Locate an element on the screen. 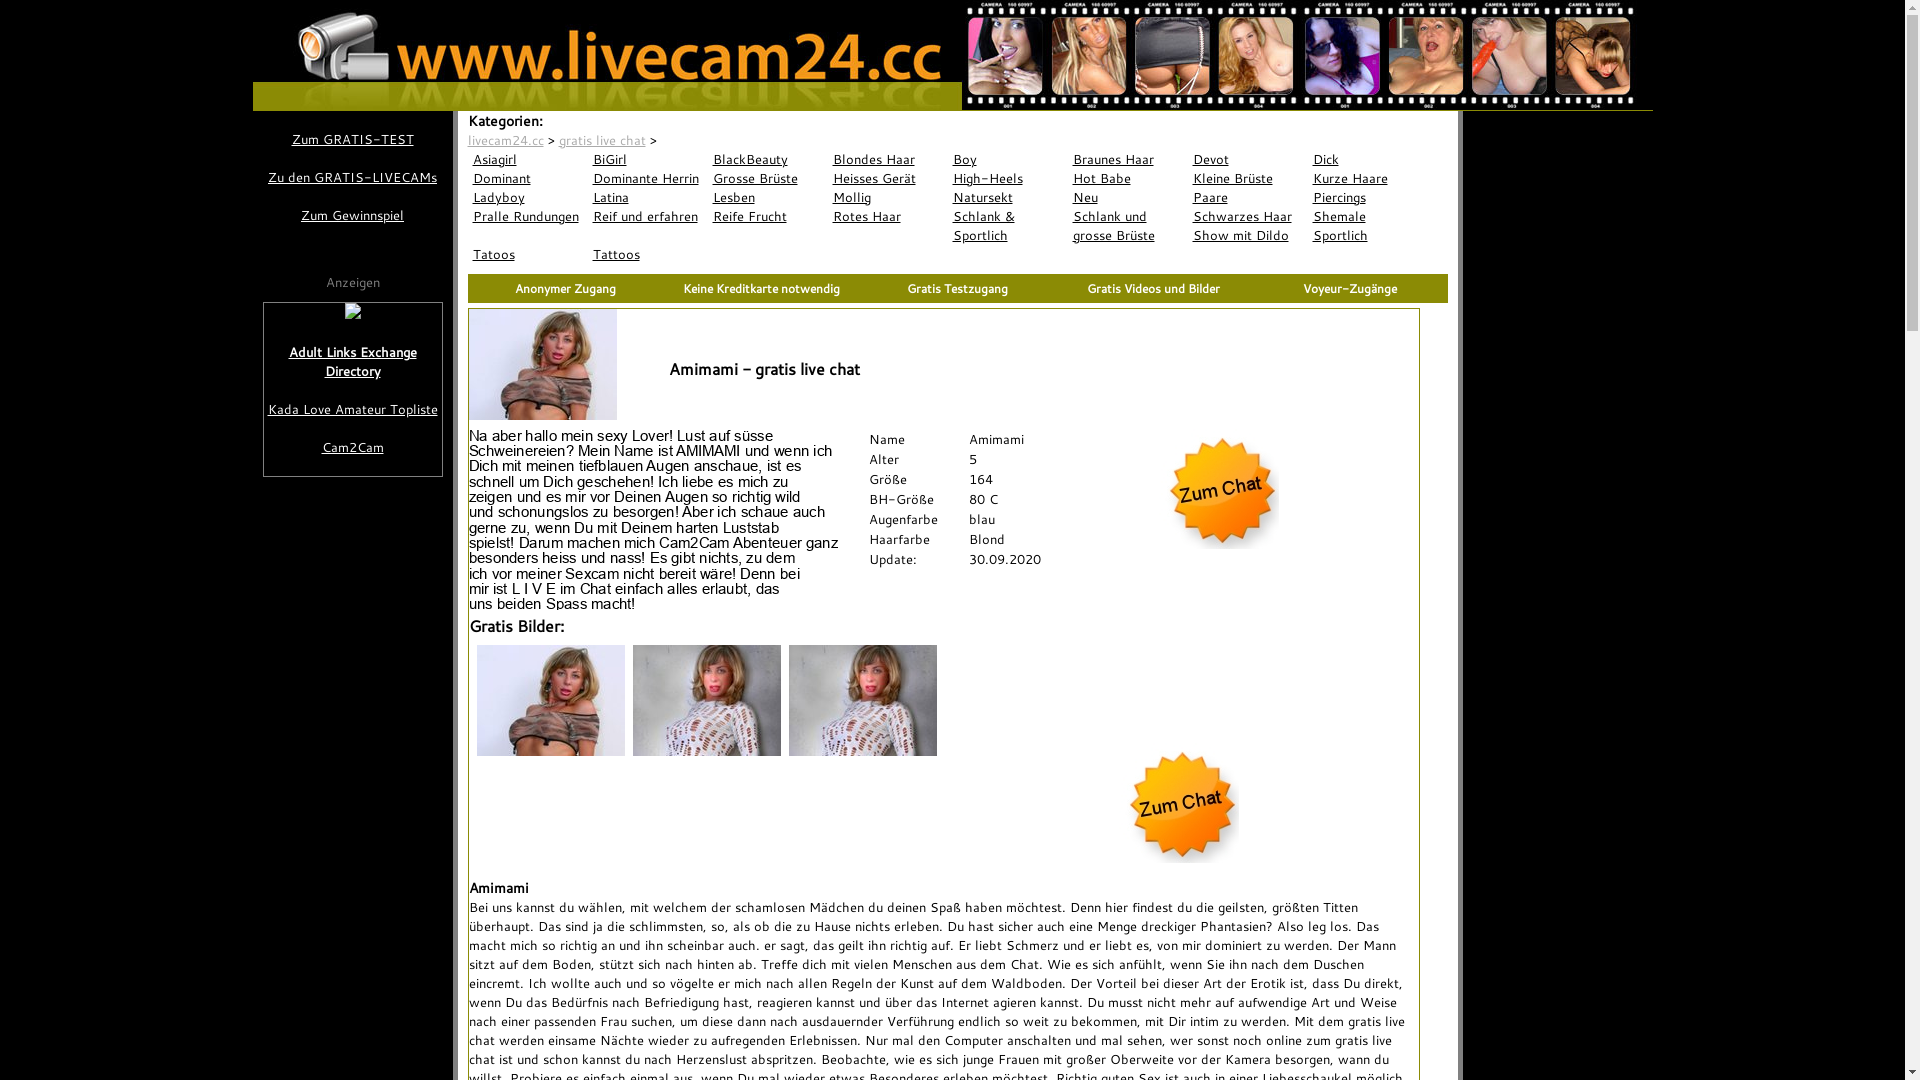 This screenshot has height=1080, width=1920. 'Rotes Haar' is located at coordinates (828, 216).